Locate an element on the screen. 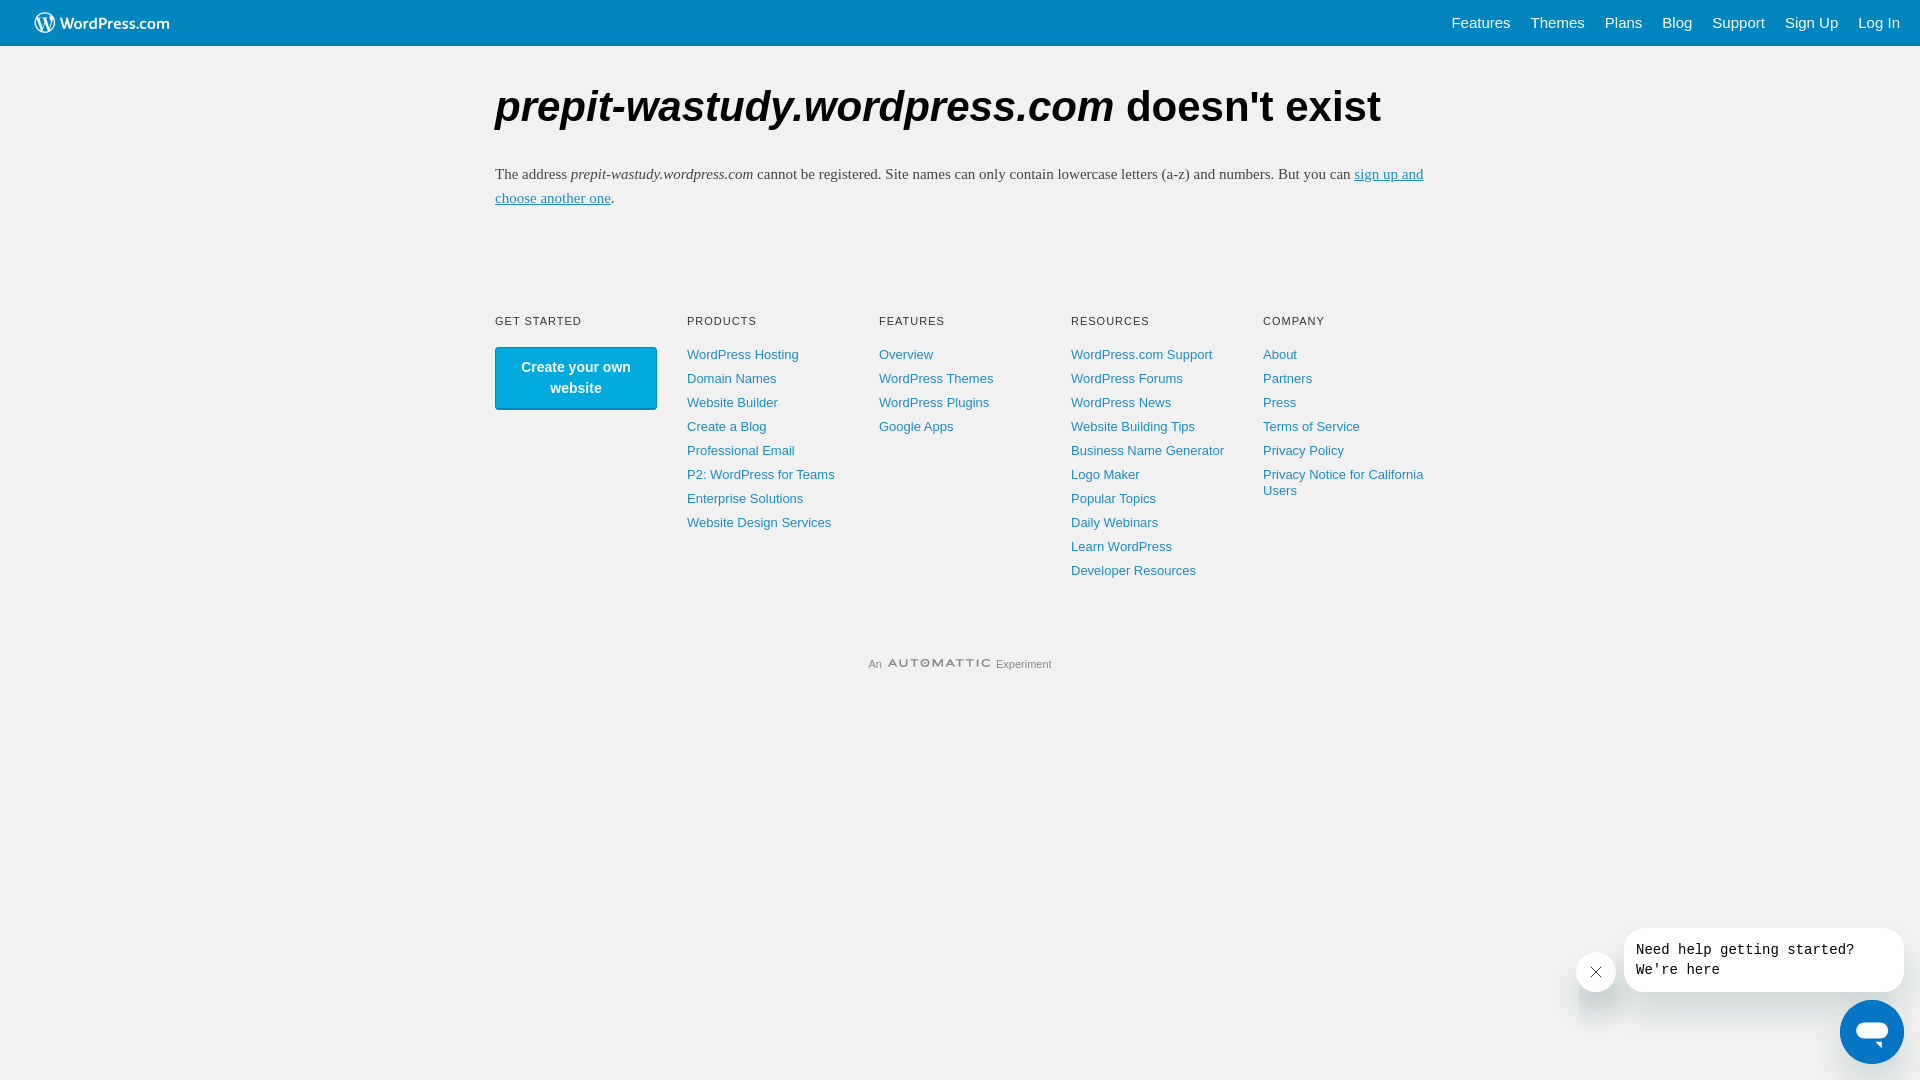 This screenshot has width=1920, height=1080. 'Privacy Policy' is located at coordinates (1261, 450).